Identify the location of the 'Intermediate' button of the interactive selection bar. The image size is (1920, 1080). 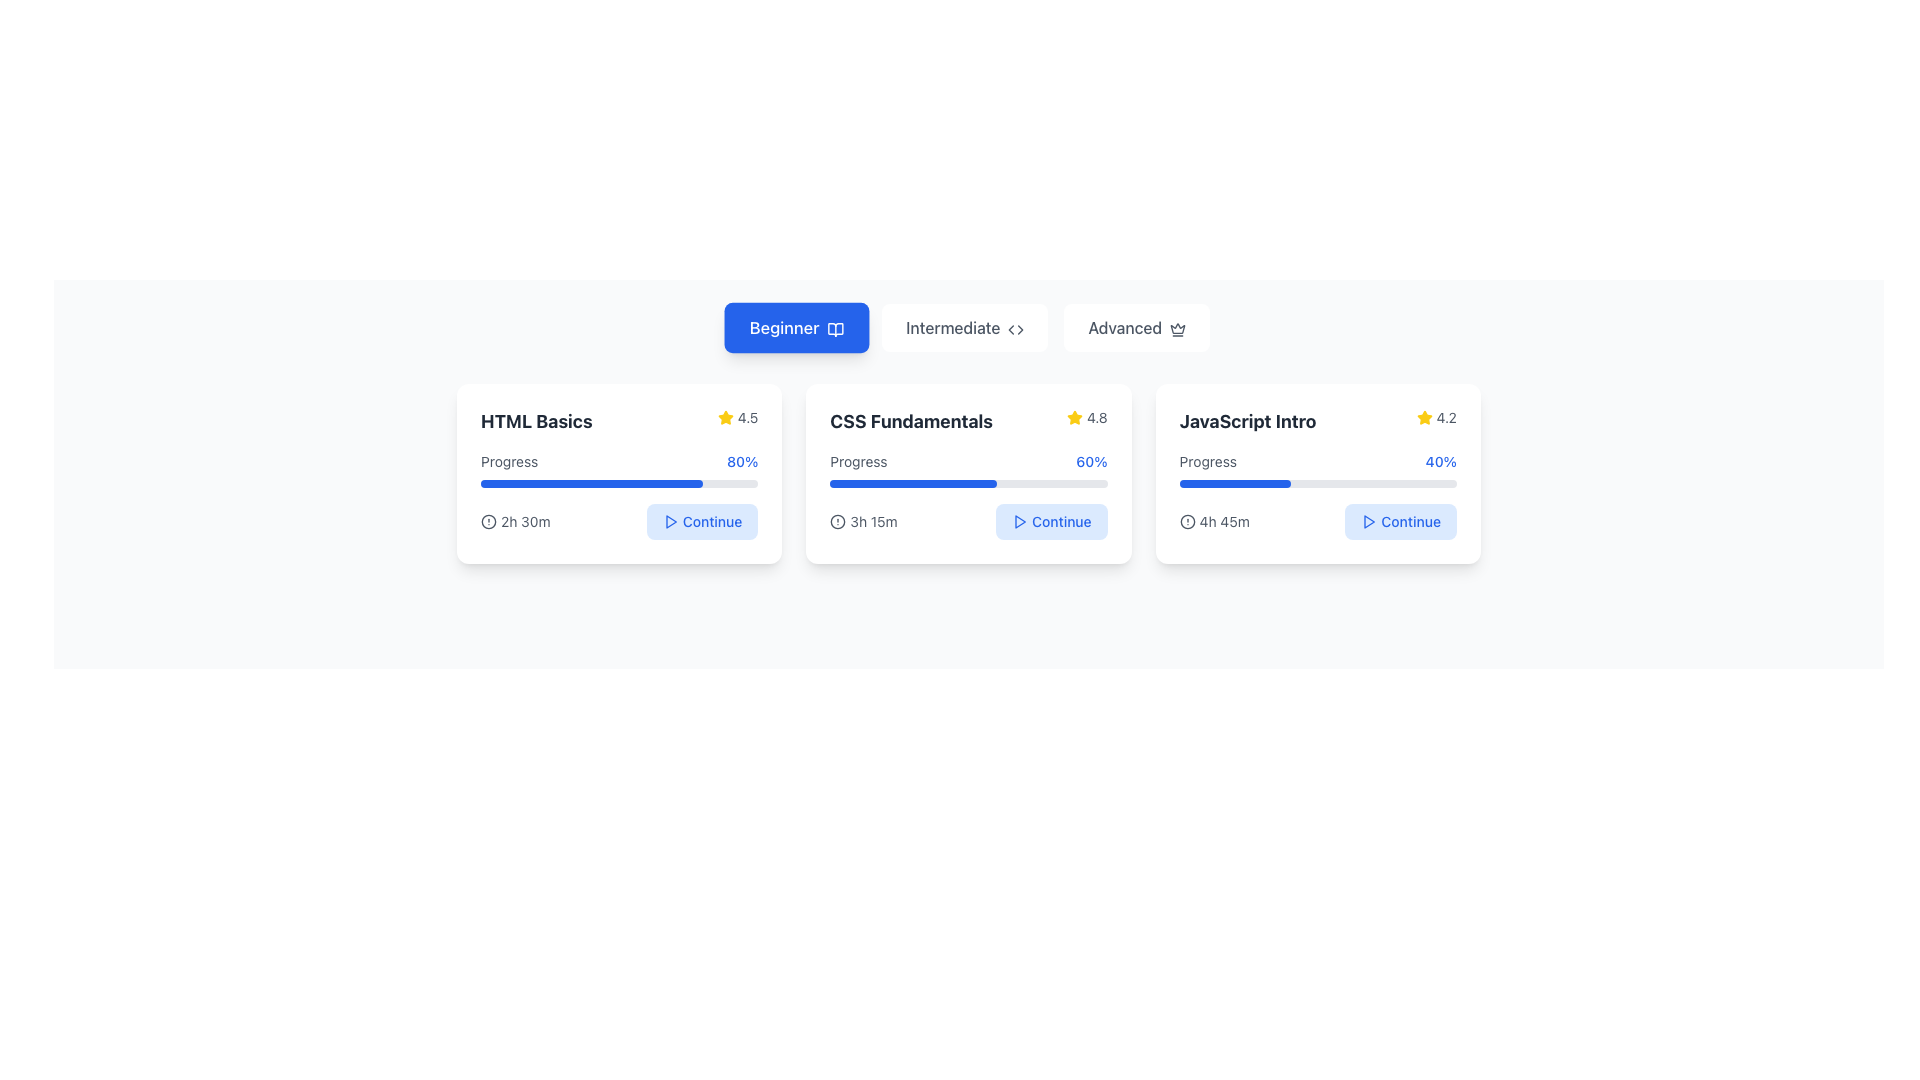
(969, 326).